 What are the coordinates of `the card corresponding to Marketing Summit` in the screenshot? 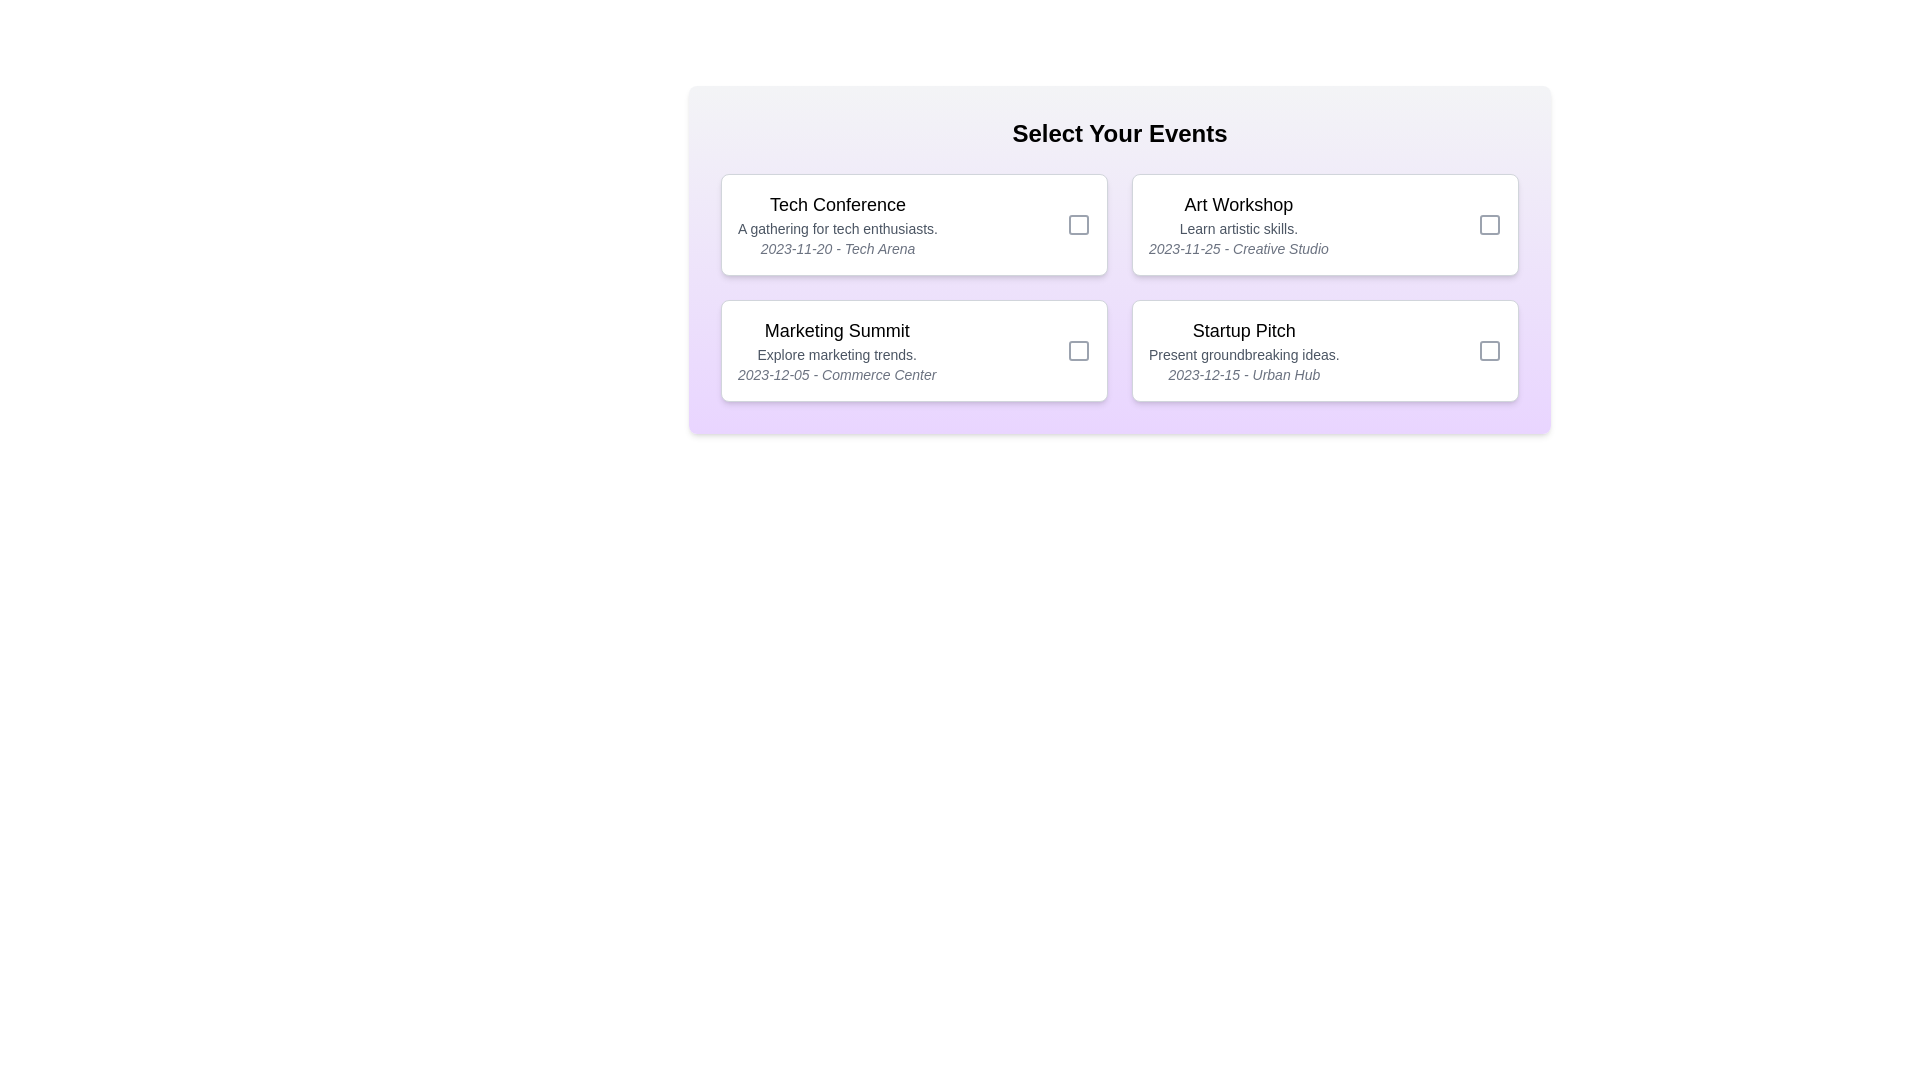 It's located at (913, 350).